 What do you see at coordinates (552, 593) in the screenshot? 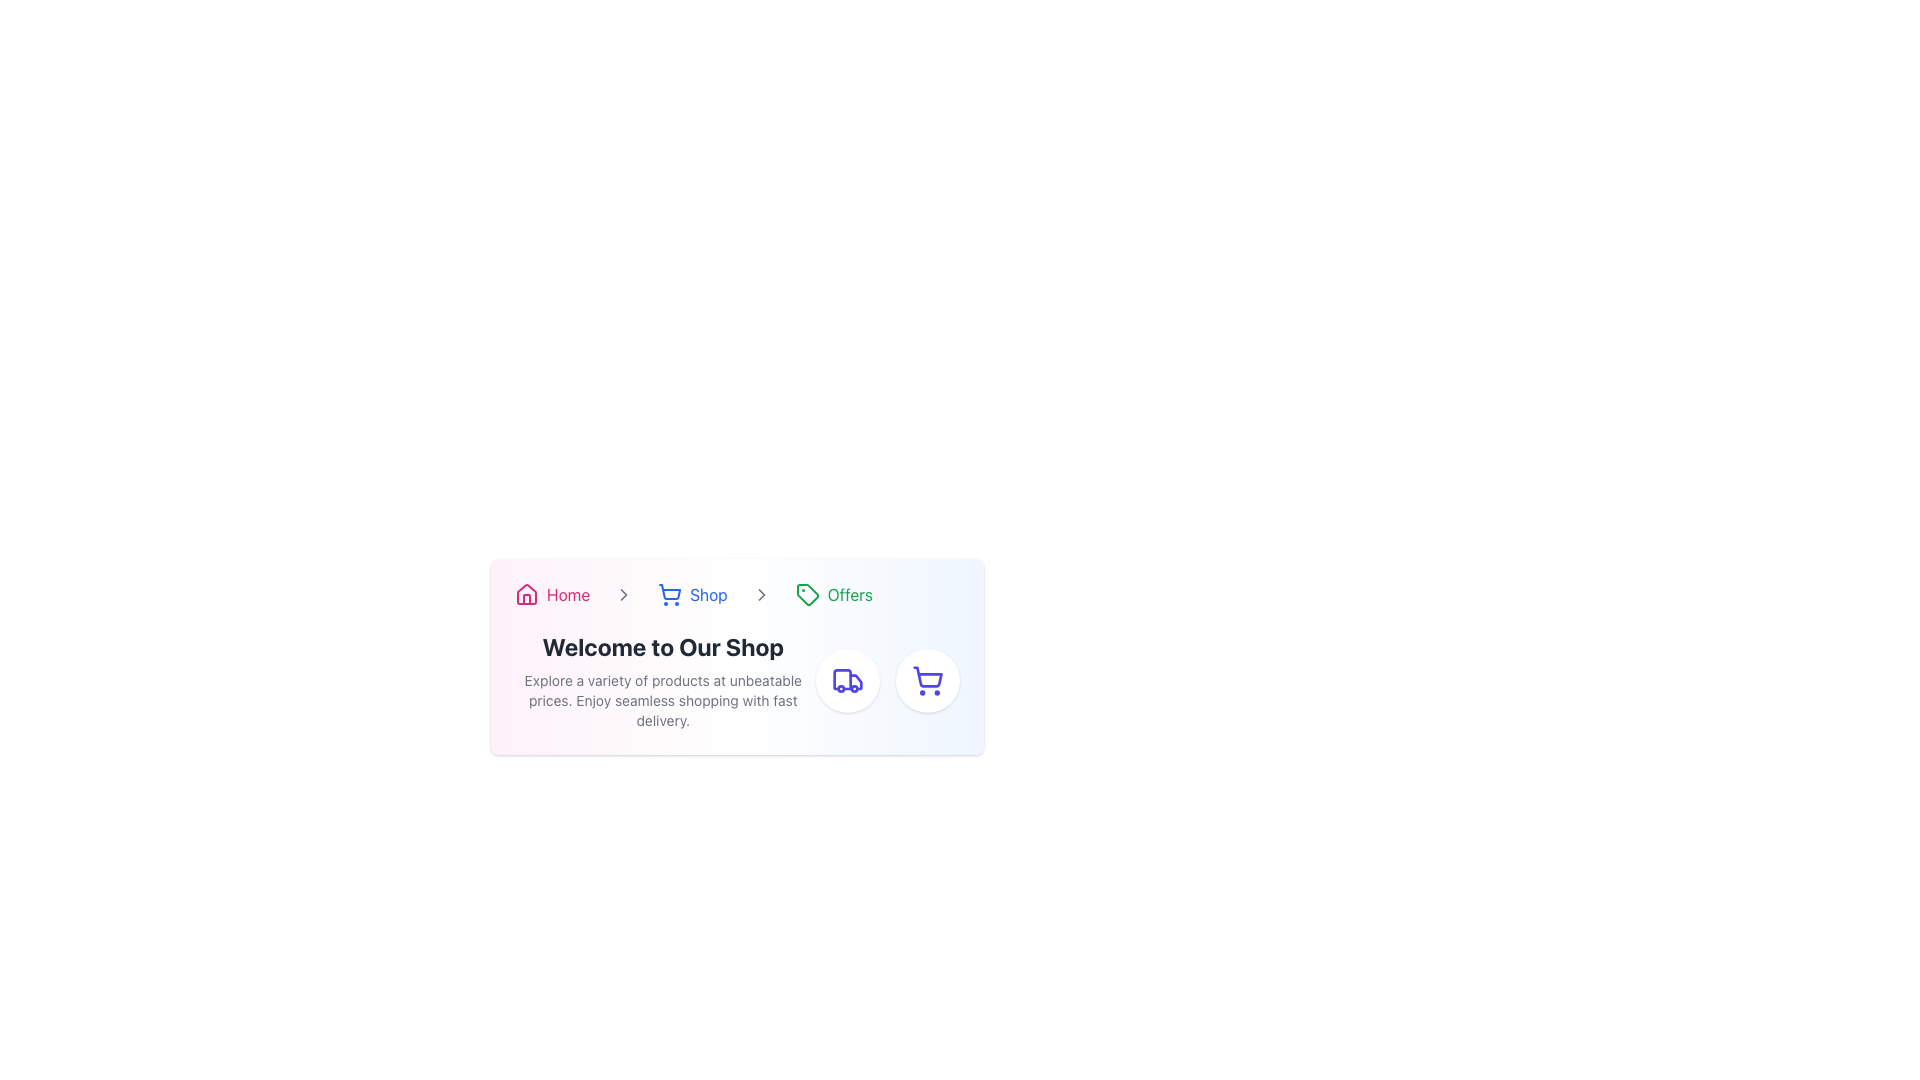
I see `the navigation button located at the first position in the navigation bar` at bounding box center [552, 593].